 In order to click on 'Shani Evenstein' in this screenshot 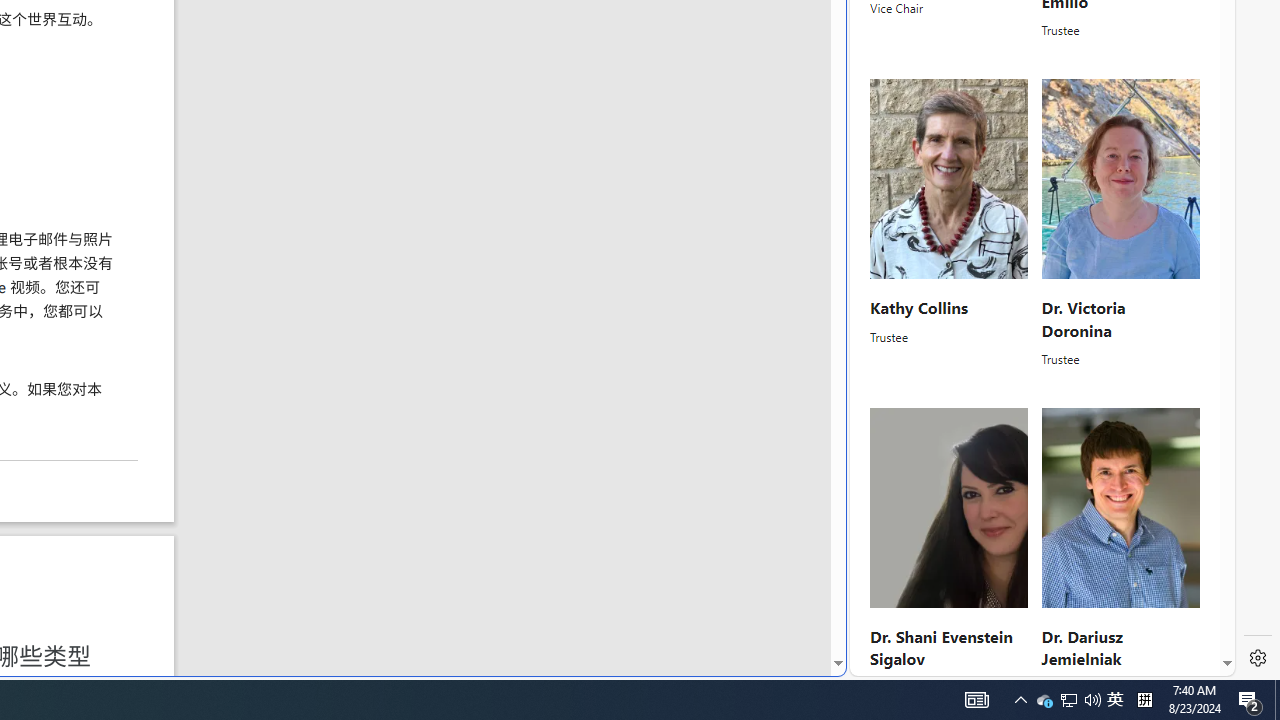, I will do `click(948, 507)`.